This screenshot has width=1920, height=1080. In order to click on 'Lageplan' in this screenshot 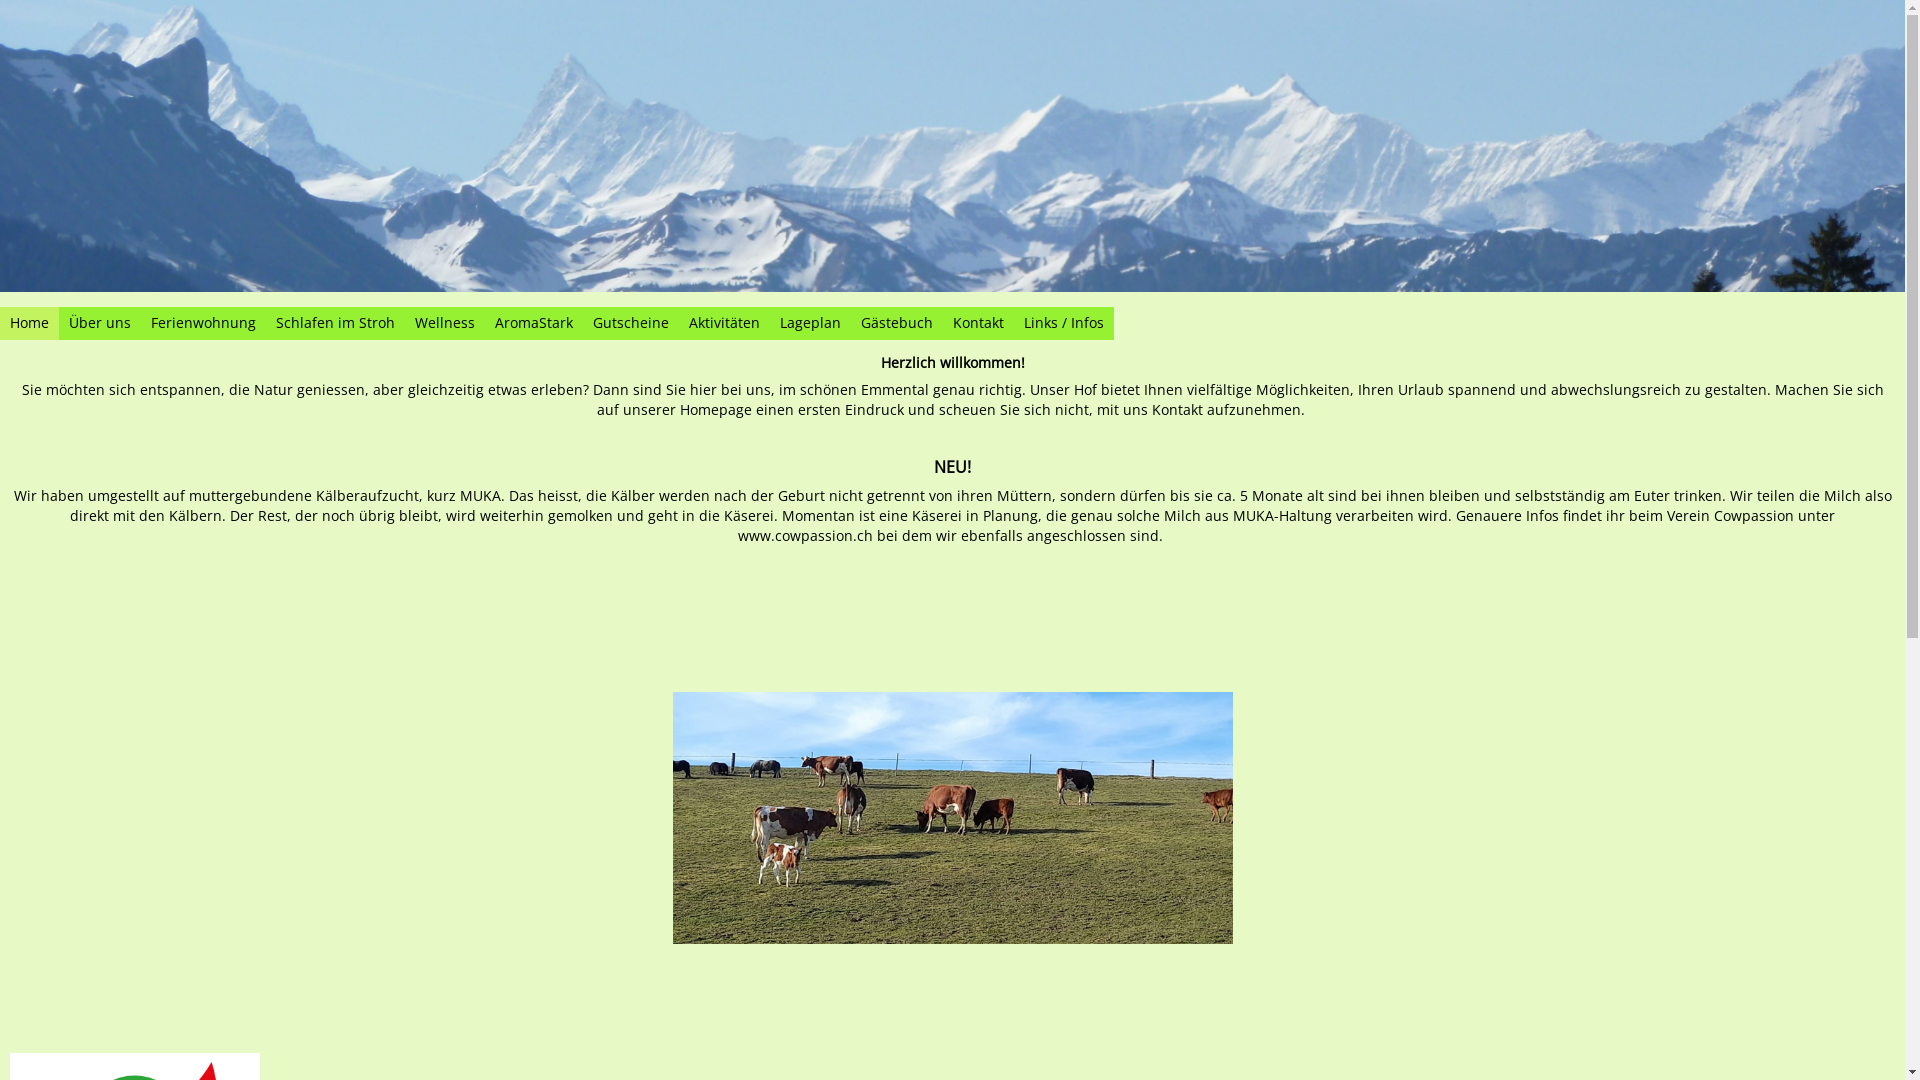, I will do `click(768, 322)`.